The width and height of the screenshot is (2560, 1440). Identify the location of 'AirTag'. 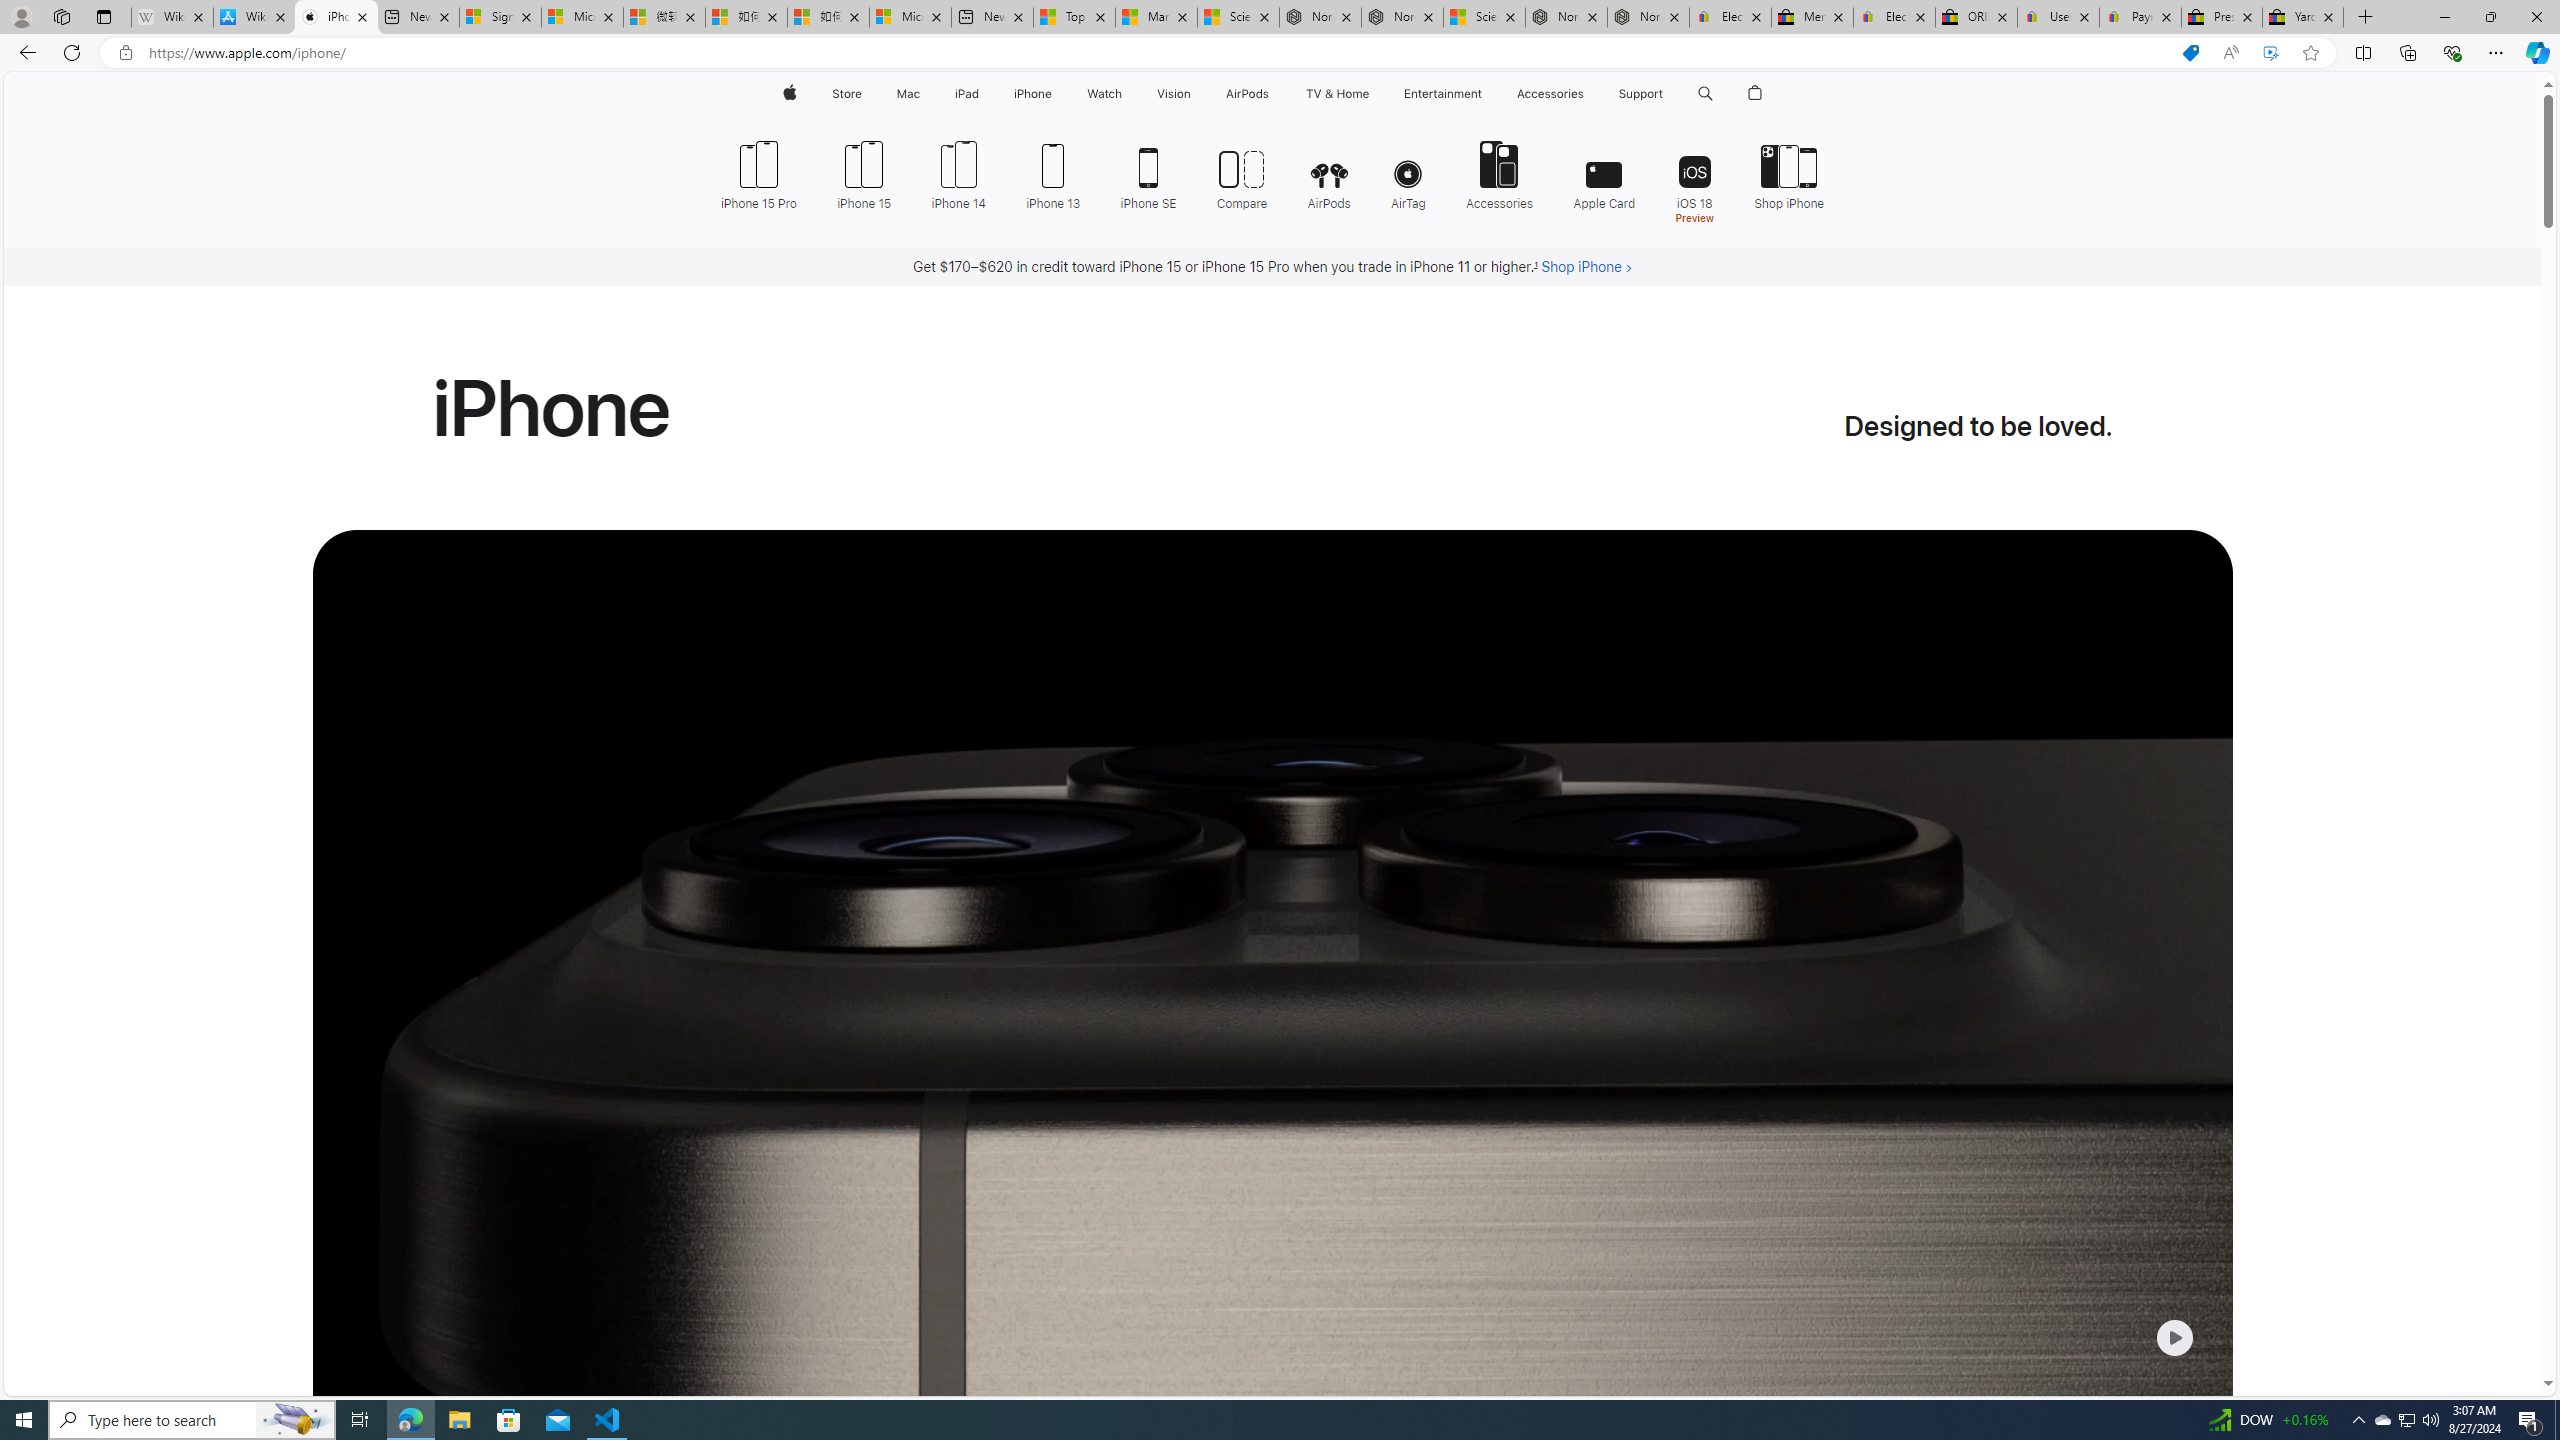
(1409, 172).